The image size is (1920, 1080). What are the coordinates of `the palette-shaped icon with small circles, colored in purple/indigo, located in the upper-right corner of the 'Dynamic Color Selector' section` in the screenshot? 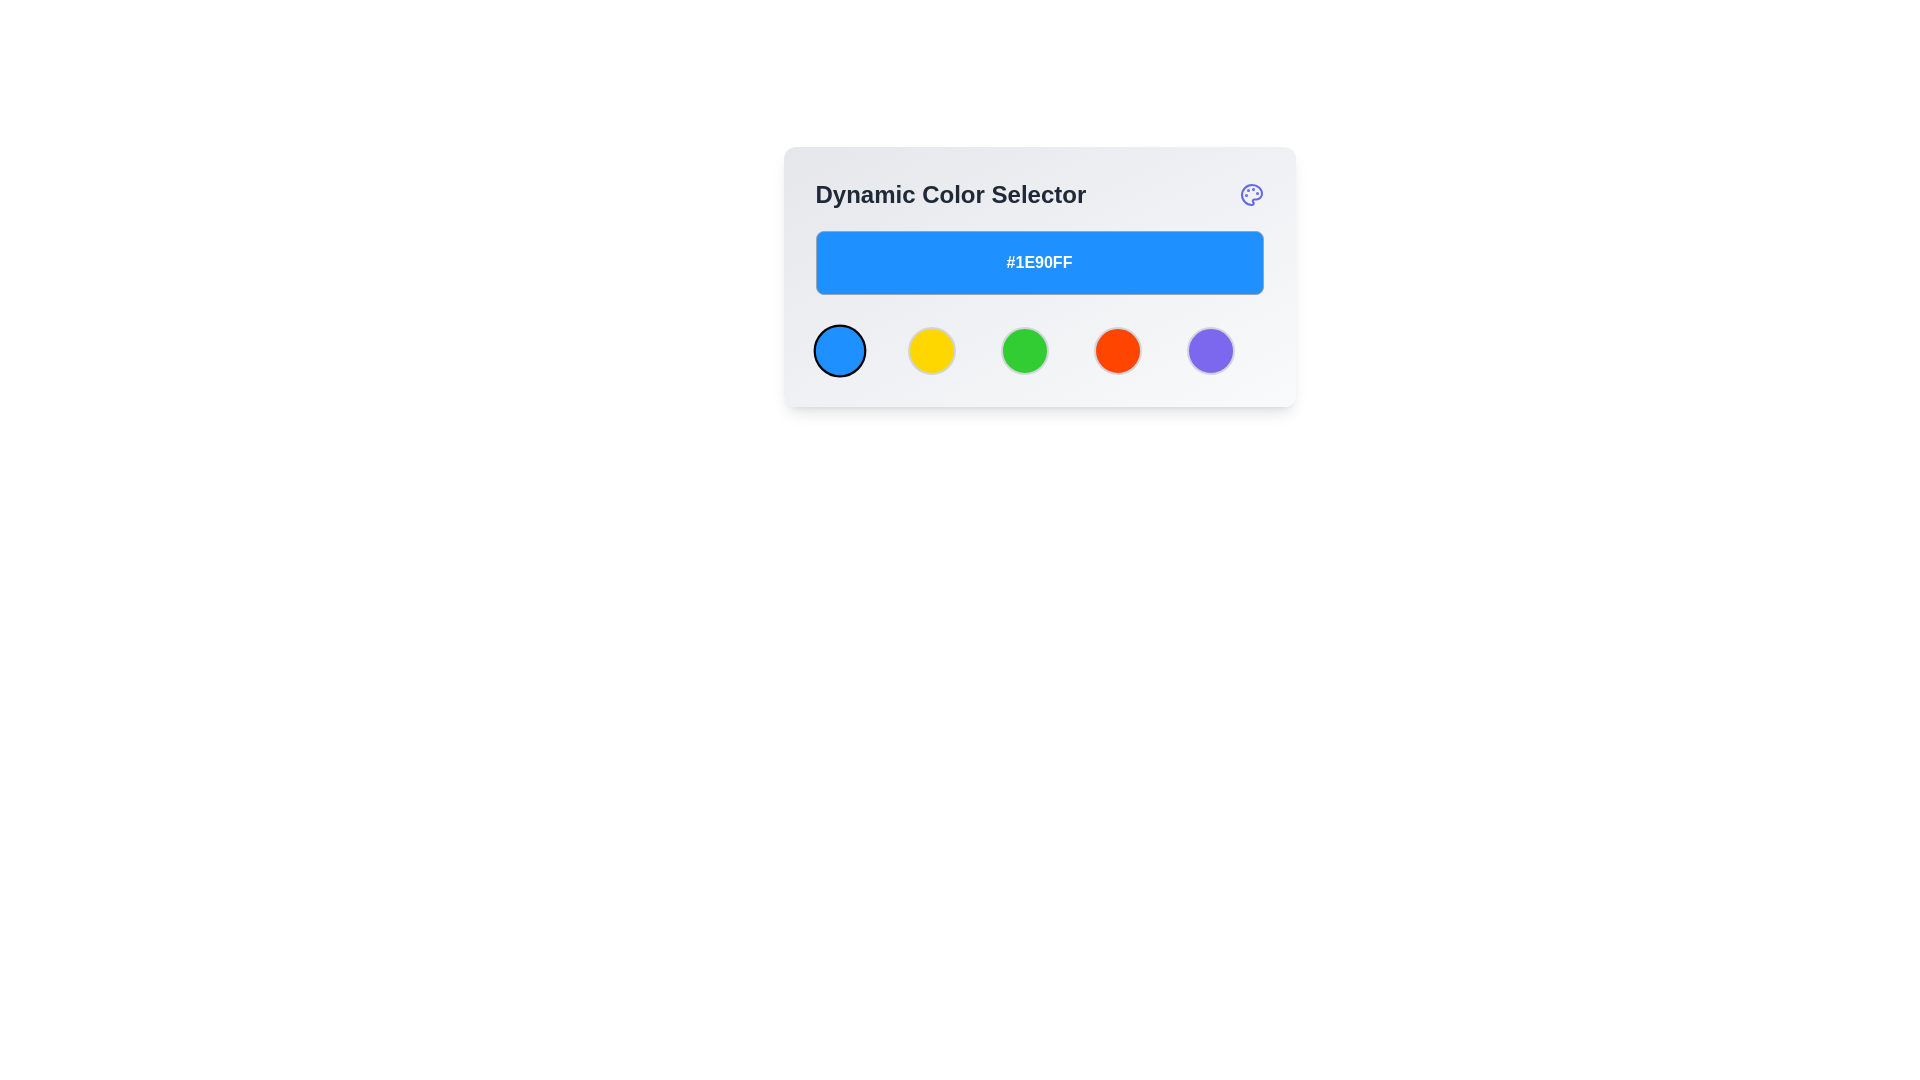 It's located at (1250, 195).